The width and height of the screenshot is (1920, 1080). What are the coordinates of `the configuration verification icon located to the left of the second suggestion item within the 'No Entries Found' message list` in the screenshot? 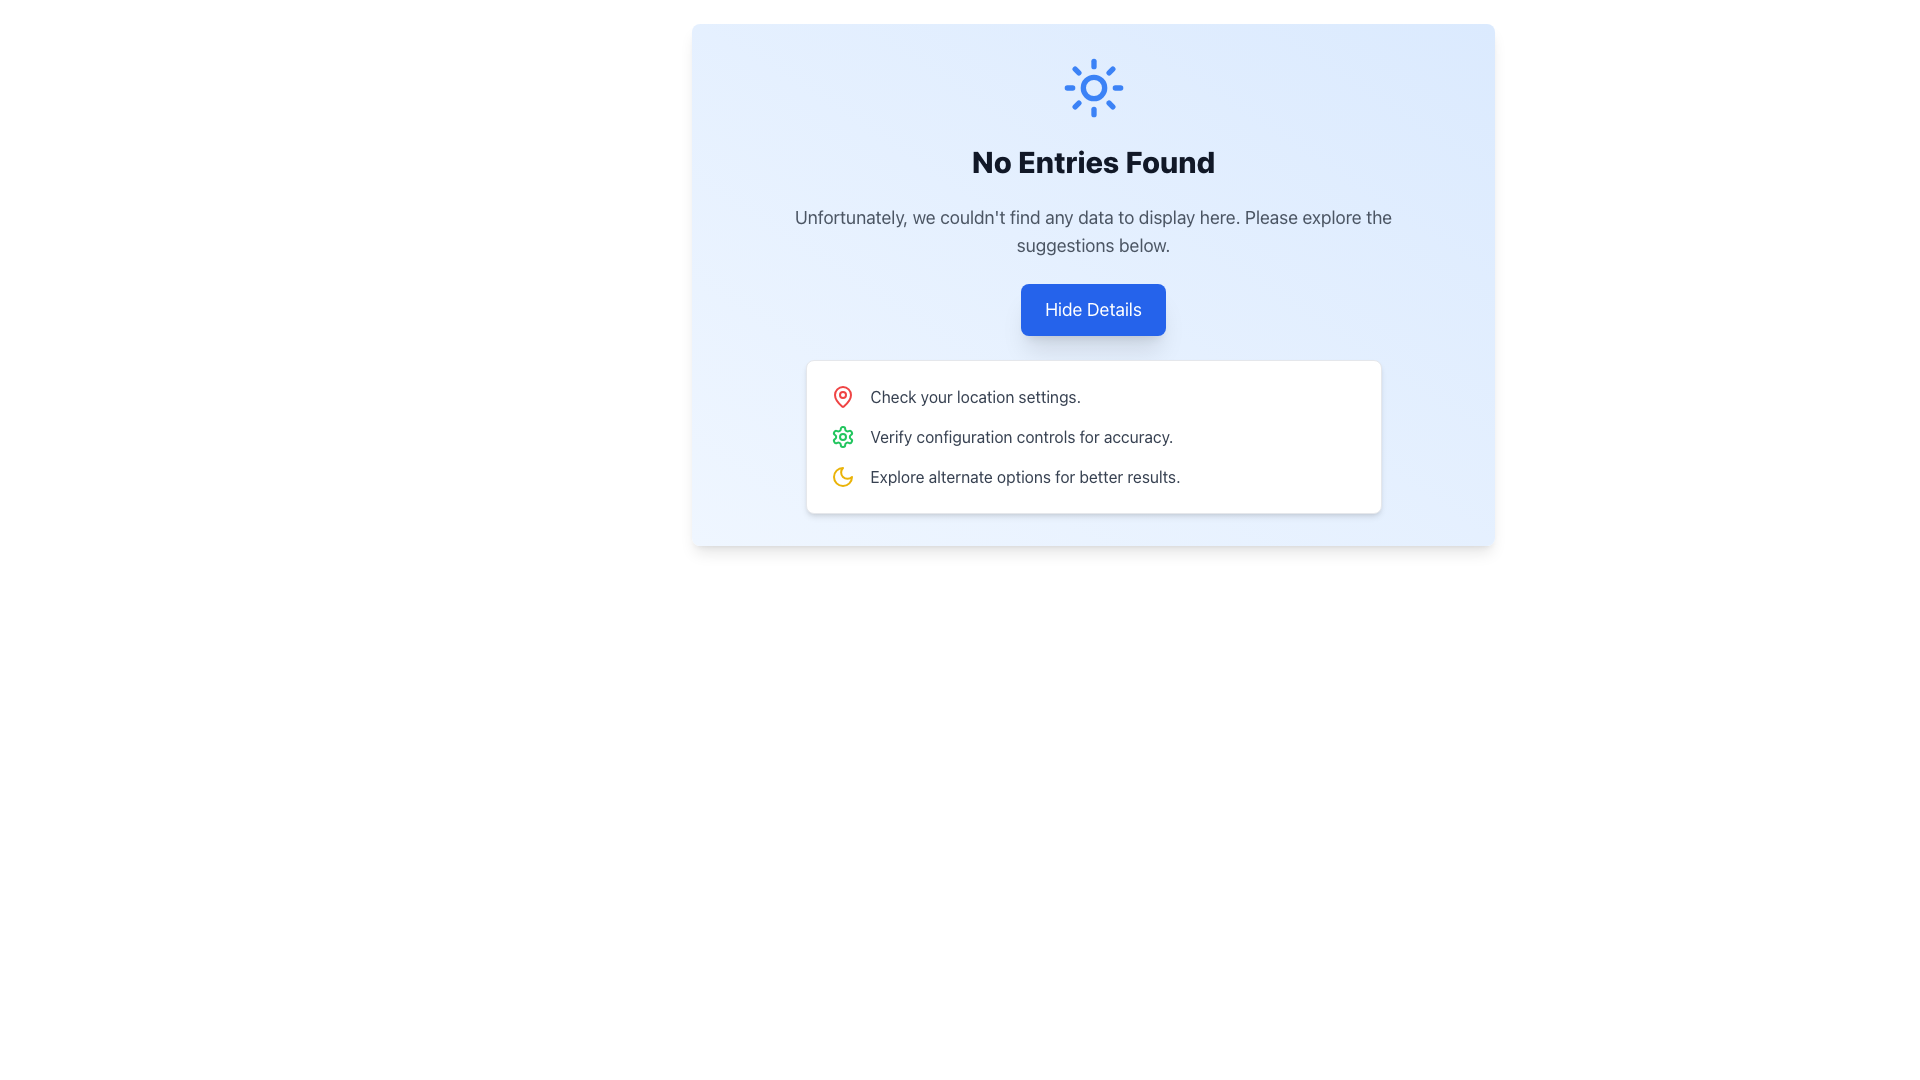 It's located at (842, 435).